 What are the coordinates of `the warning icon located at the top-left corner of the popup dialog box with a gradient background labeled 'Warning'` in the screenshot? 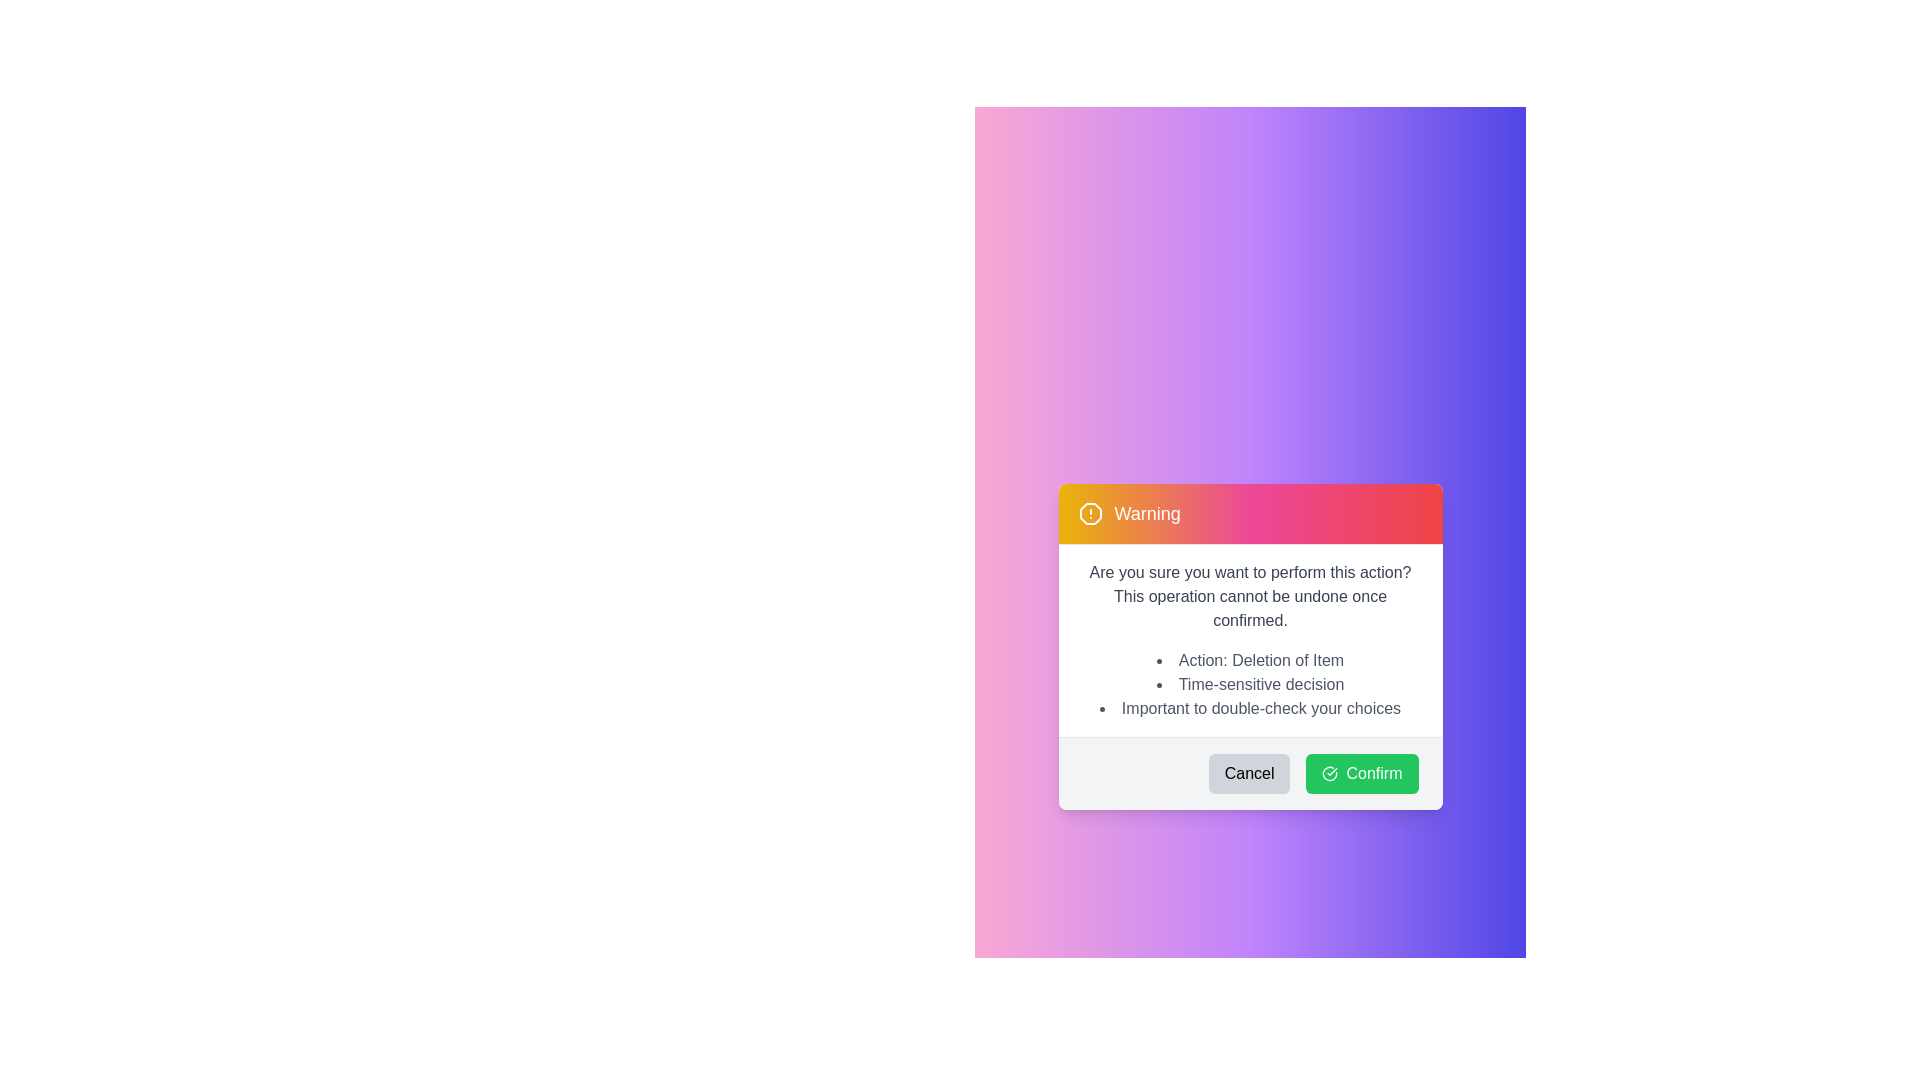 It's located at (1089, 512).